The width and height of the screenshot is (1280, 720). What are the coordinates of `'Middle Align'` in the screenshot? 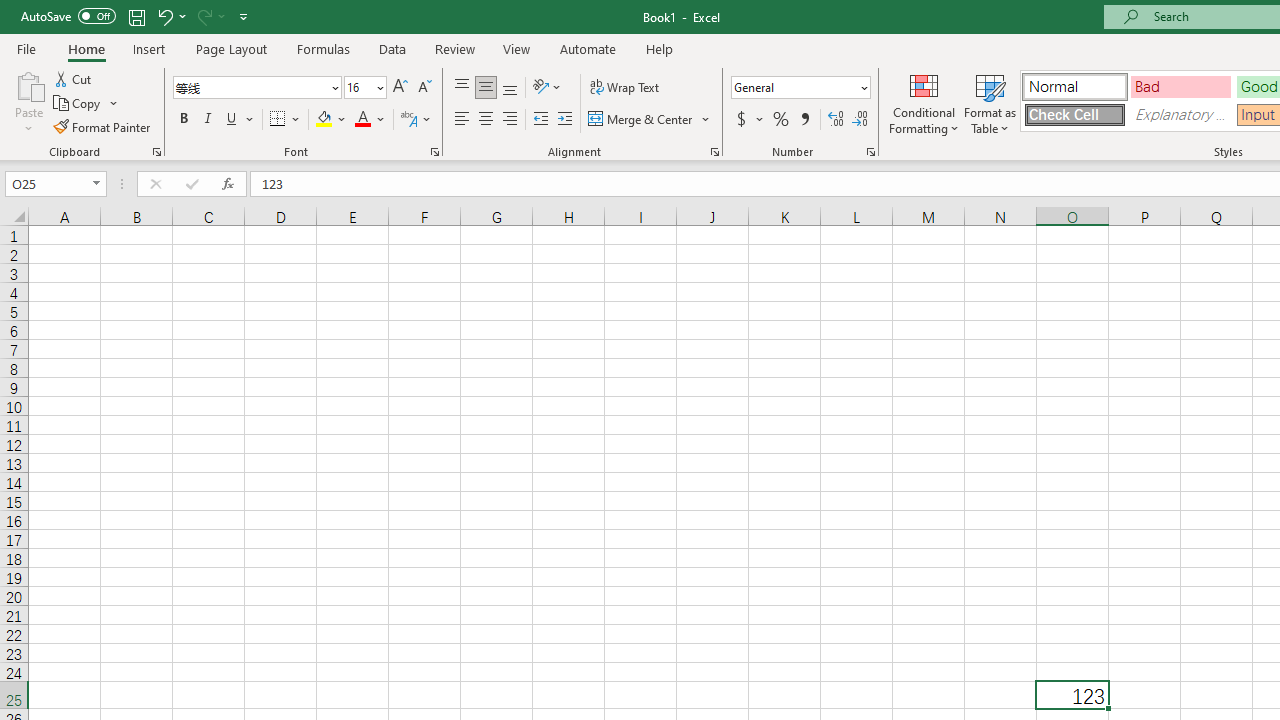 It's located at (485, 86).